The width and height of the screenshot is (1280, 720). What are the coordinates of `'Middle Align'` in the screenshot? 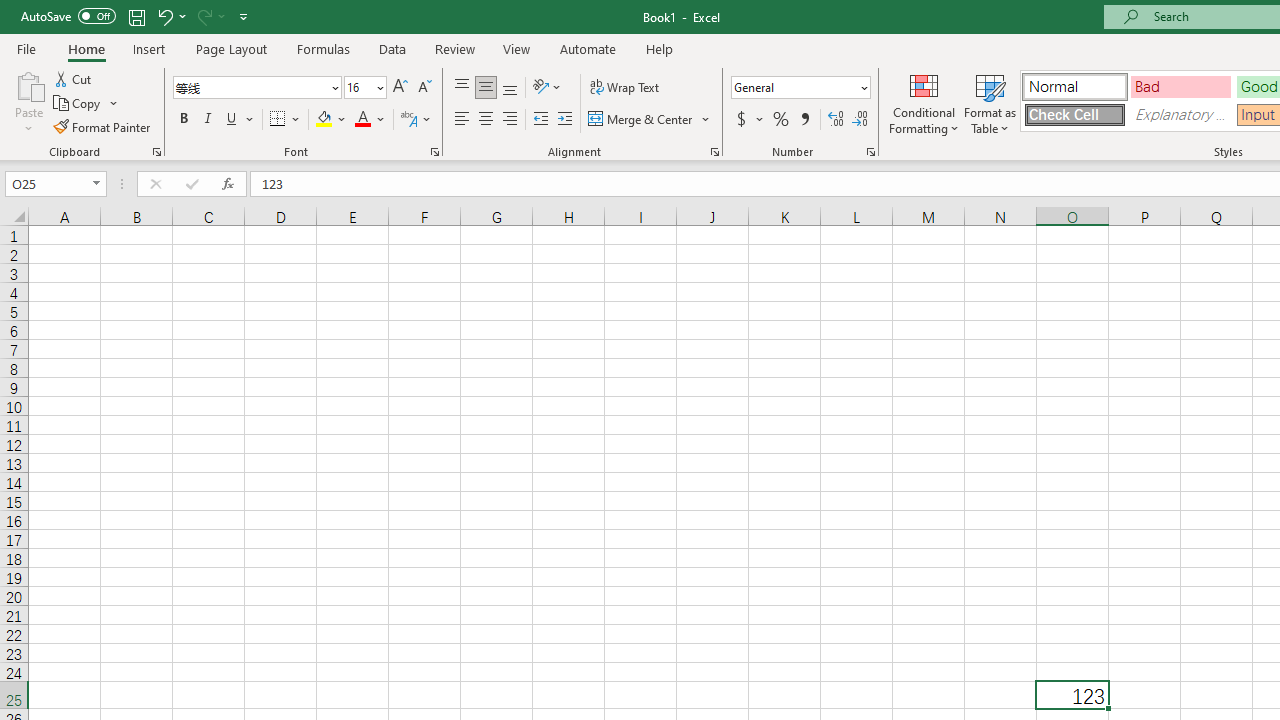 It's located at (485, 86).